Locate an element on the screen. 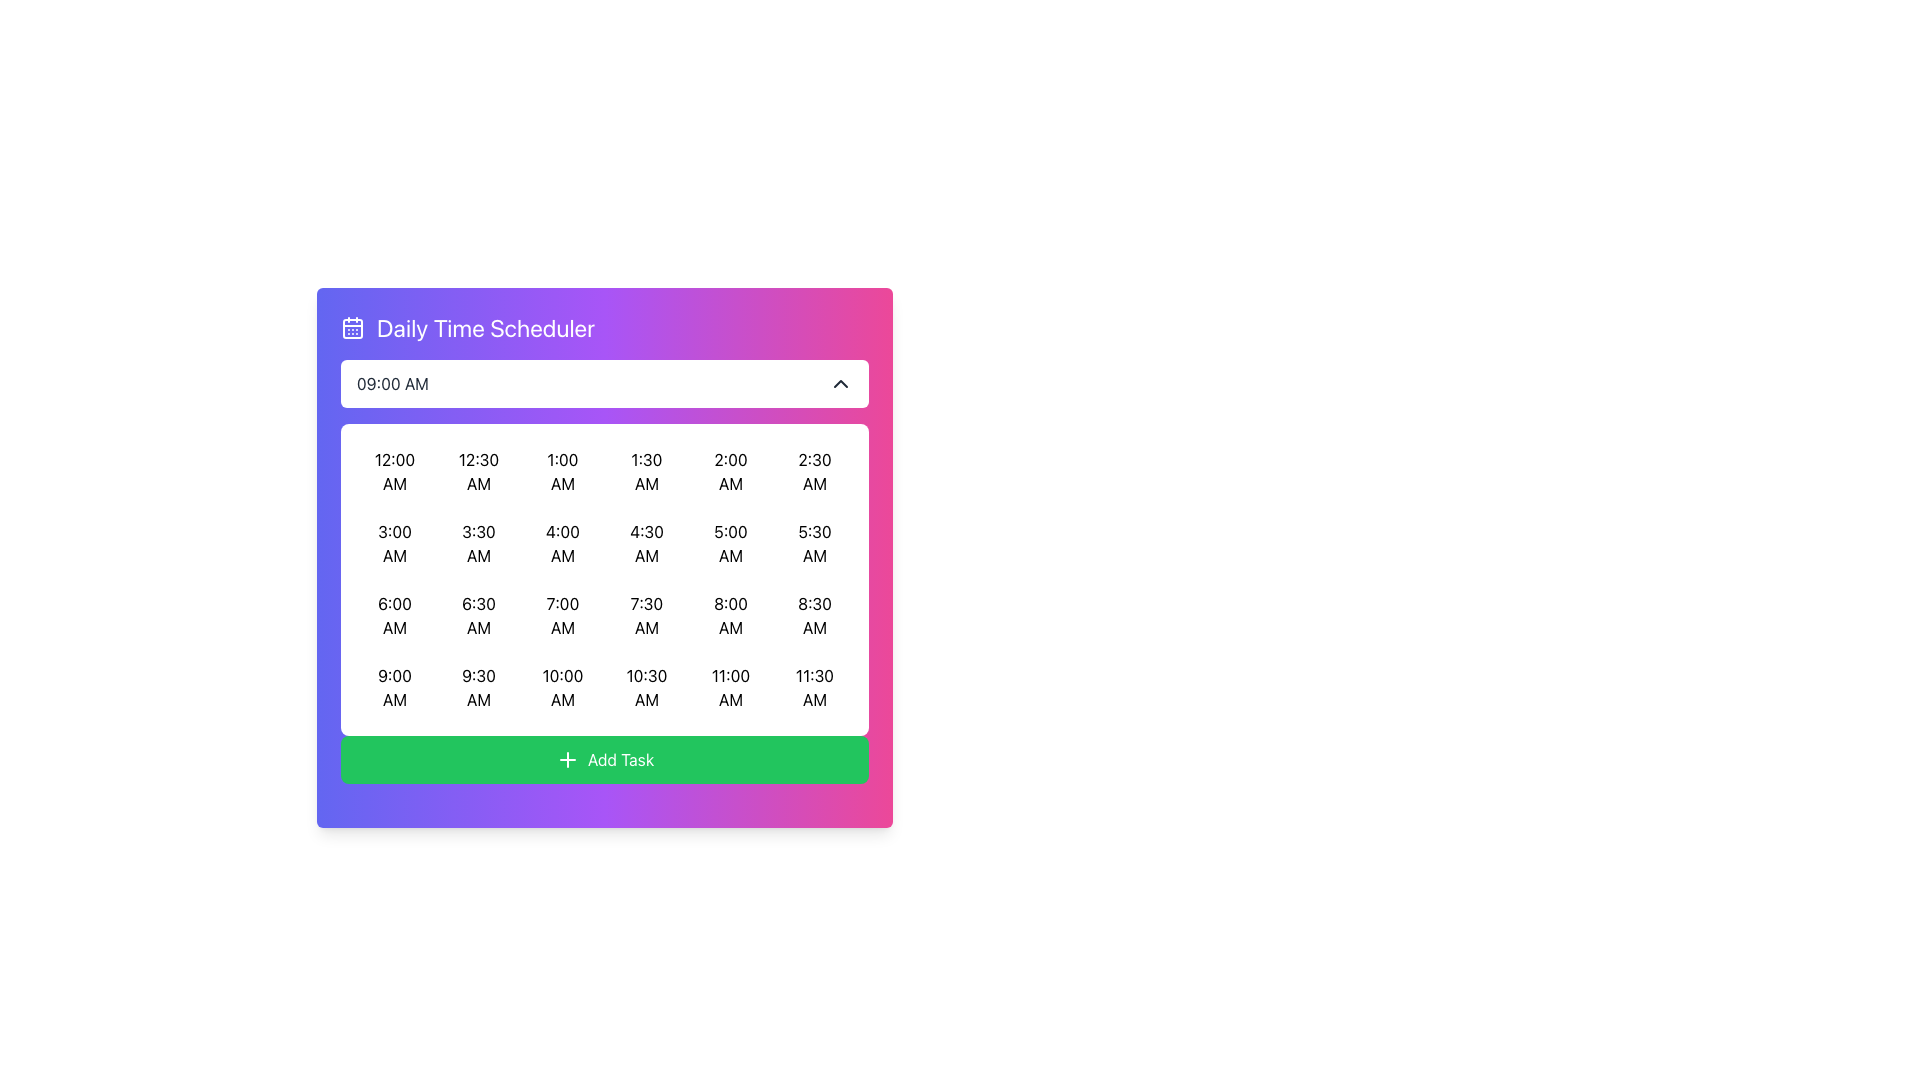 The image size is (1920, 1080). the rectangular button labeled '5:00 AM' in the Daily Time Scheduler modal is located at coordinates (729, 543).